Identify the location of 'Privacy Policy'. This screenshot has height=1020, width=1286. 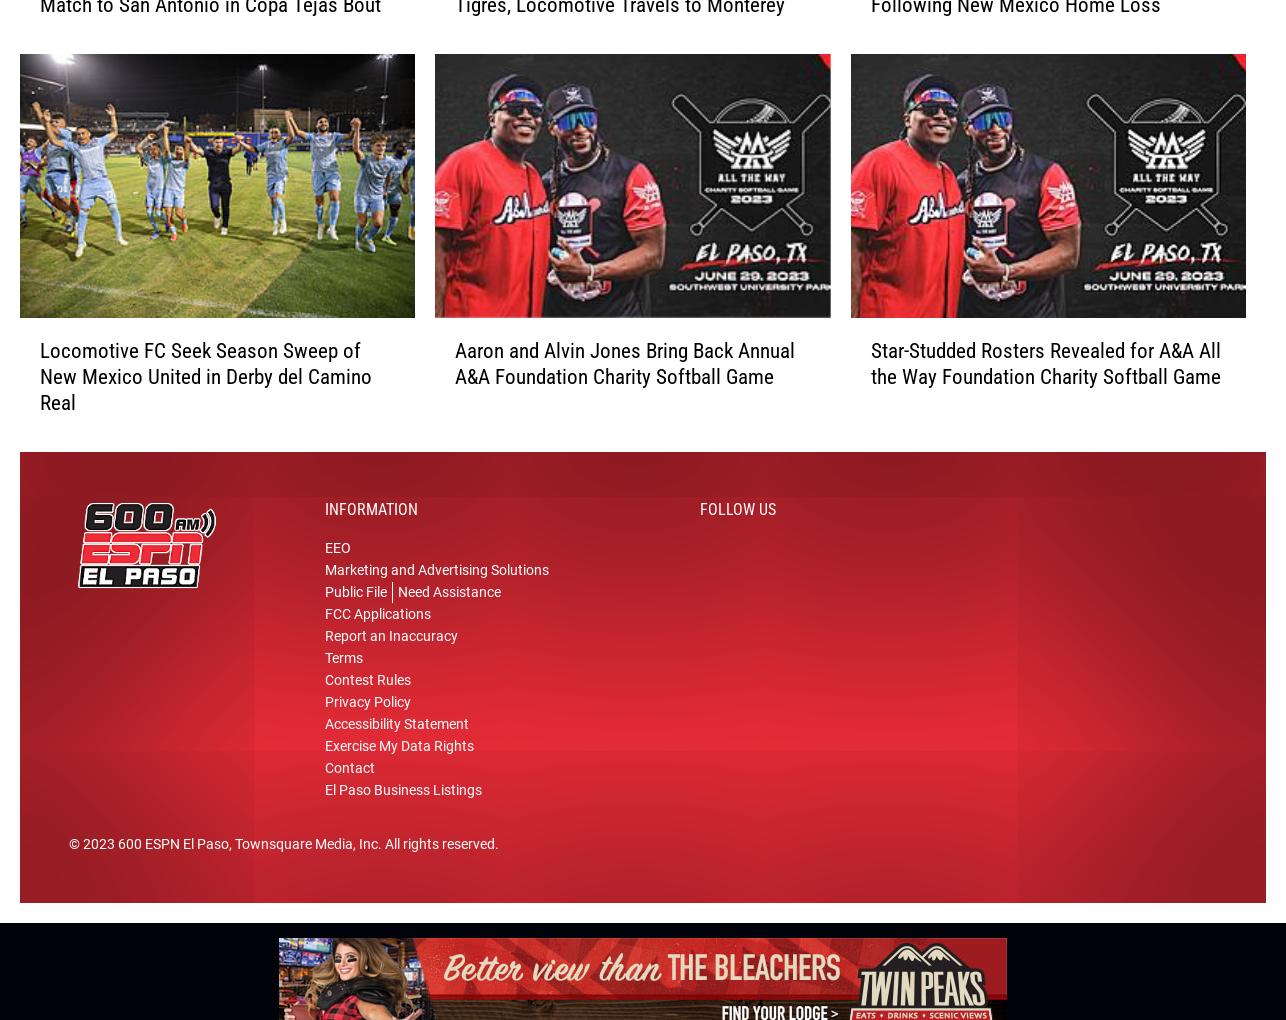
(367, 709).